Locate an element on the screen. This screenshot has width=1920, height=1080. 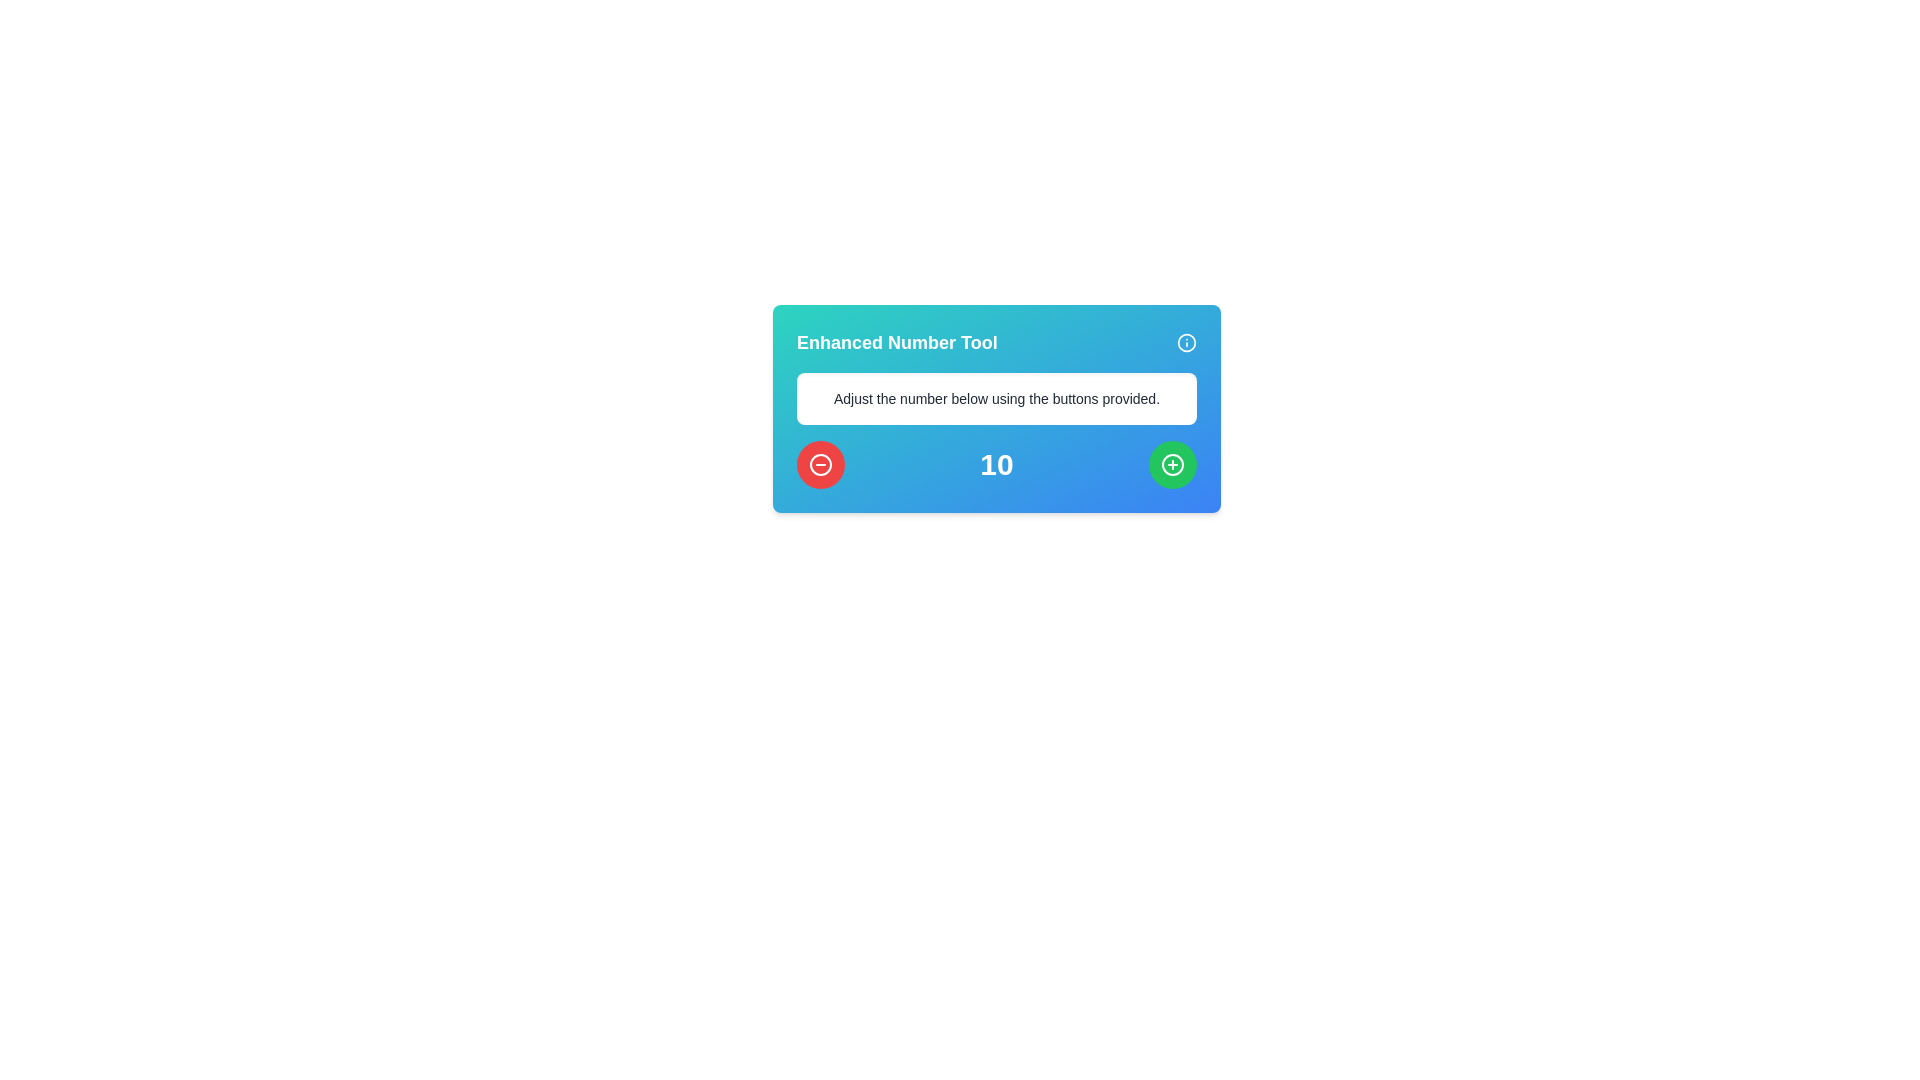
the plus-circle icon by clicking on the circular SVG boundary element located directly to the right of the number '10' is located at coordinates (1172, 465).